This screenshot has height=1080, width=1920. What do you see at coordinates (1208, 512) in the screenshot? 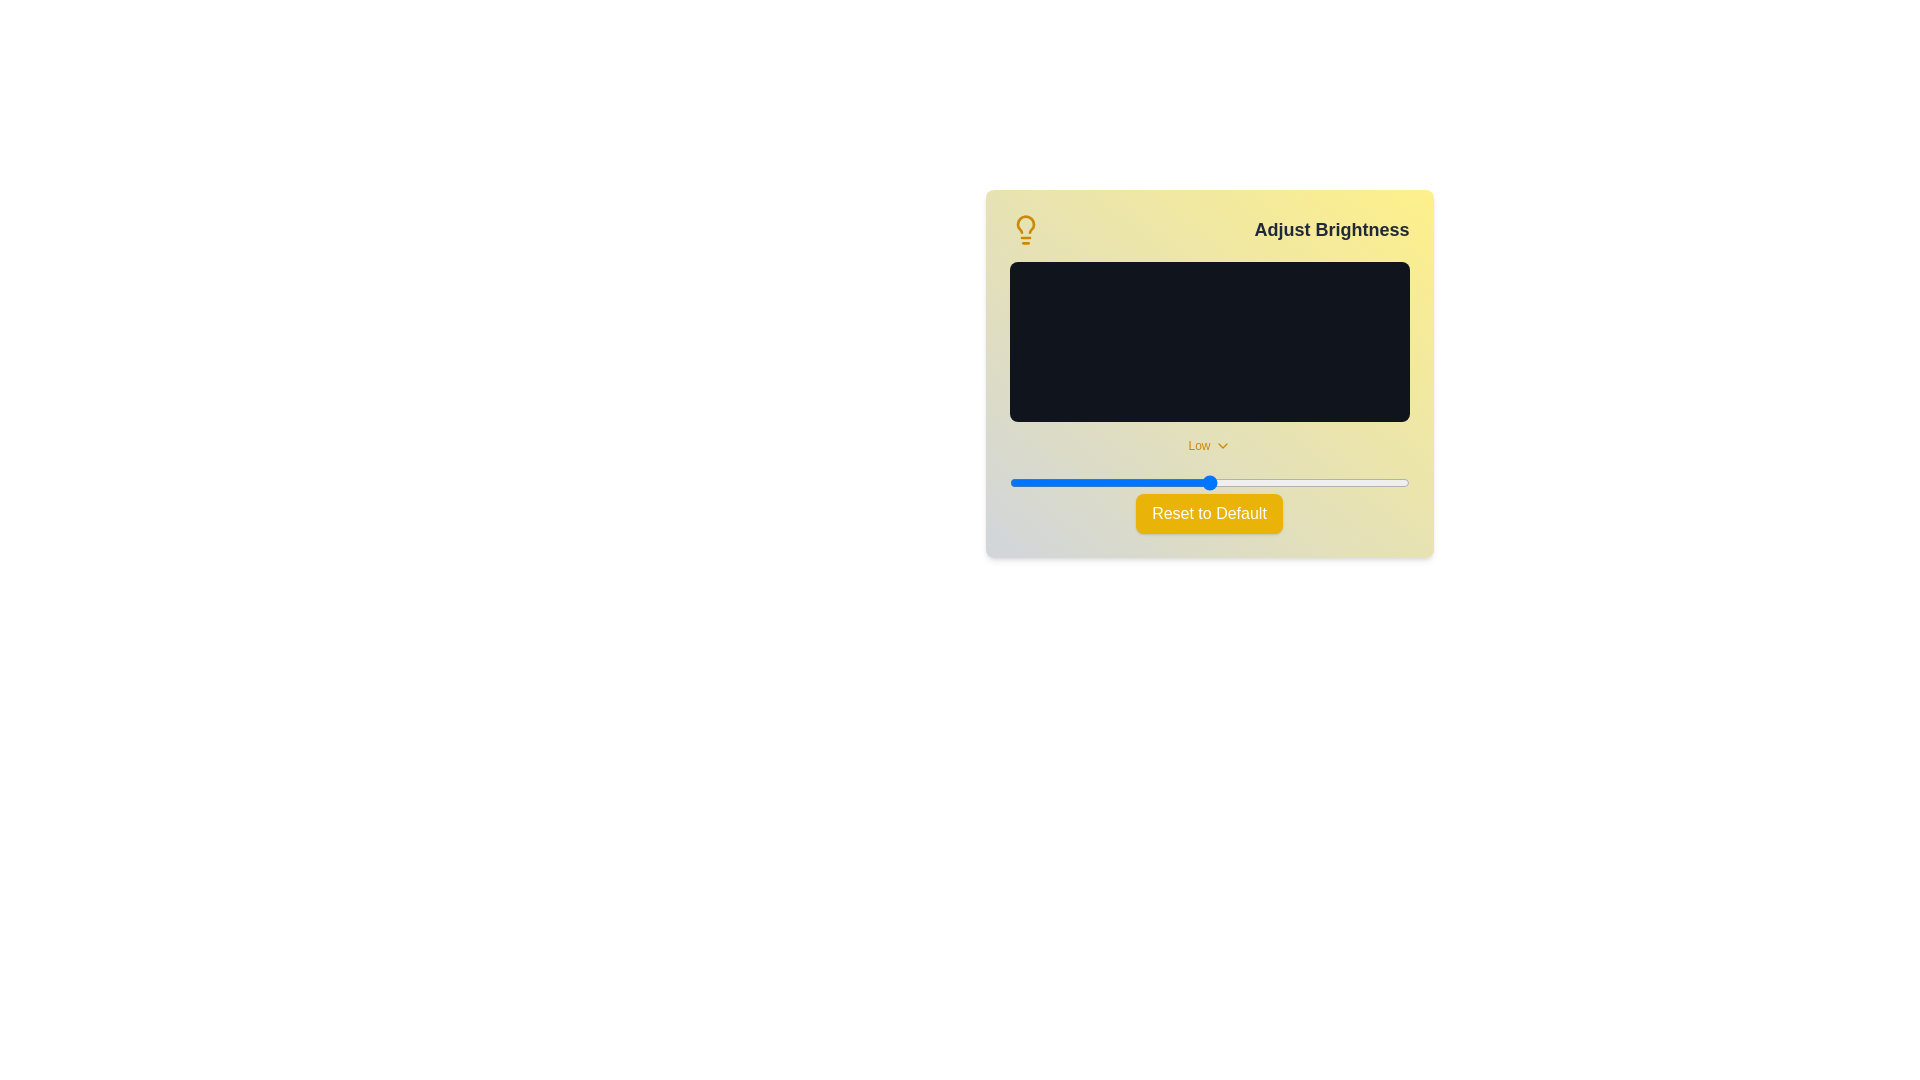
I see `'Reset to Default' button` at bounding box center [1208, 512].